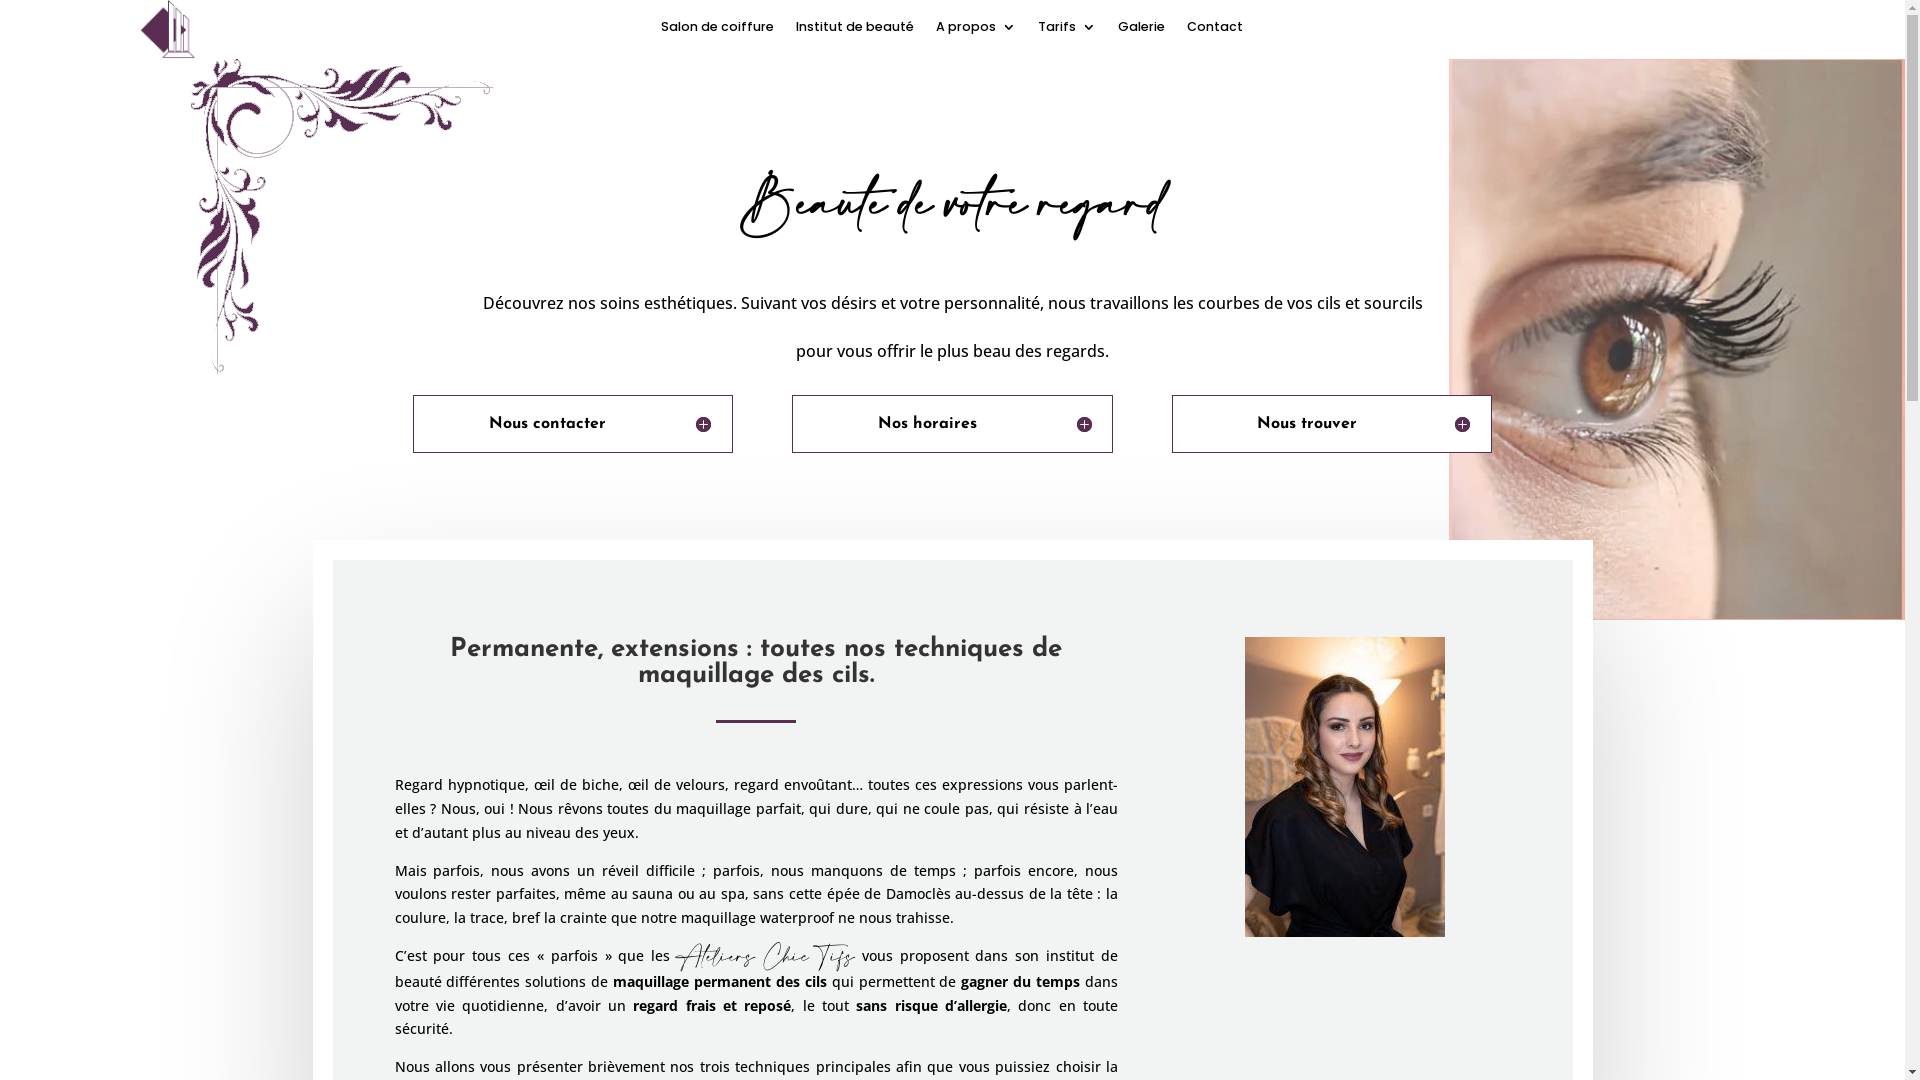  What do you see at coordinates (1141, 30) in the screenshot?
I see `'Galerie'` at bounding box center [1141, 30].